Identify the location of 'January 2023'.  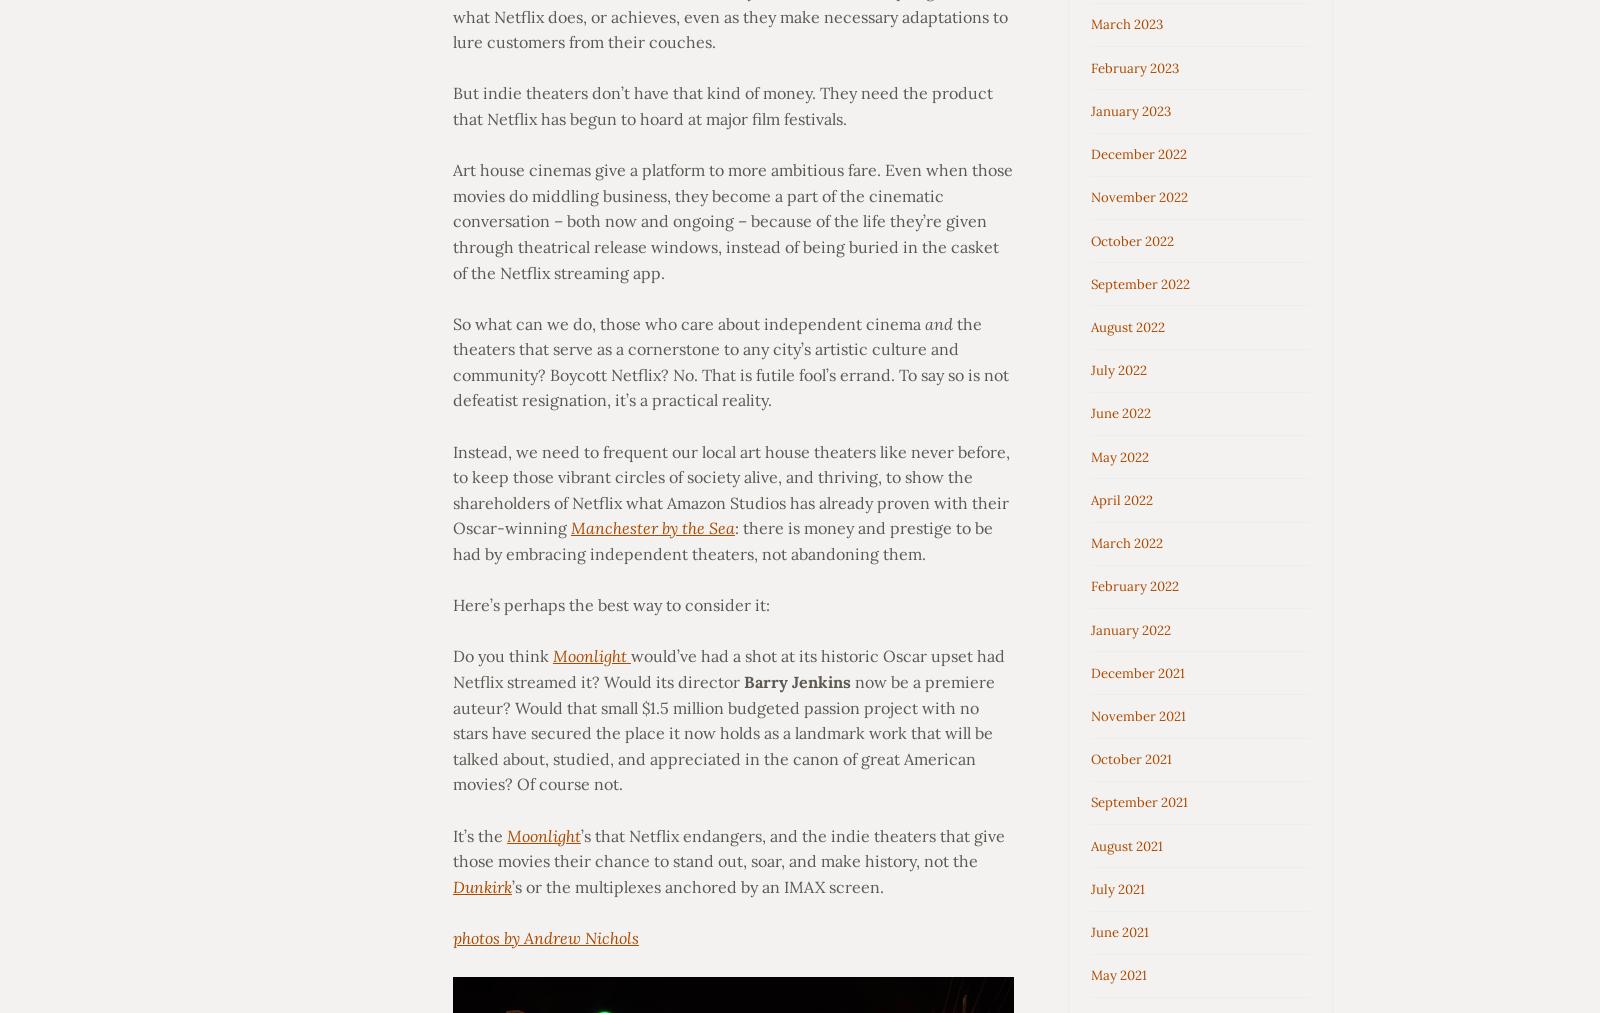
(1131, 110).